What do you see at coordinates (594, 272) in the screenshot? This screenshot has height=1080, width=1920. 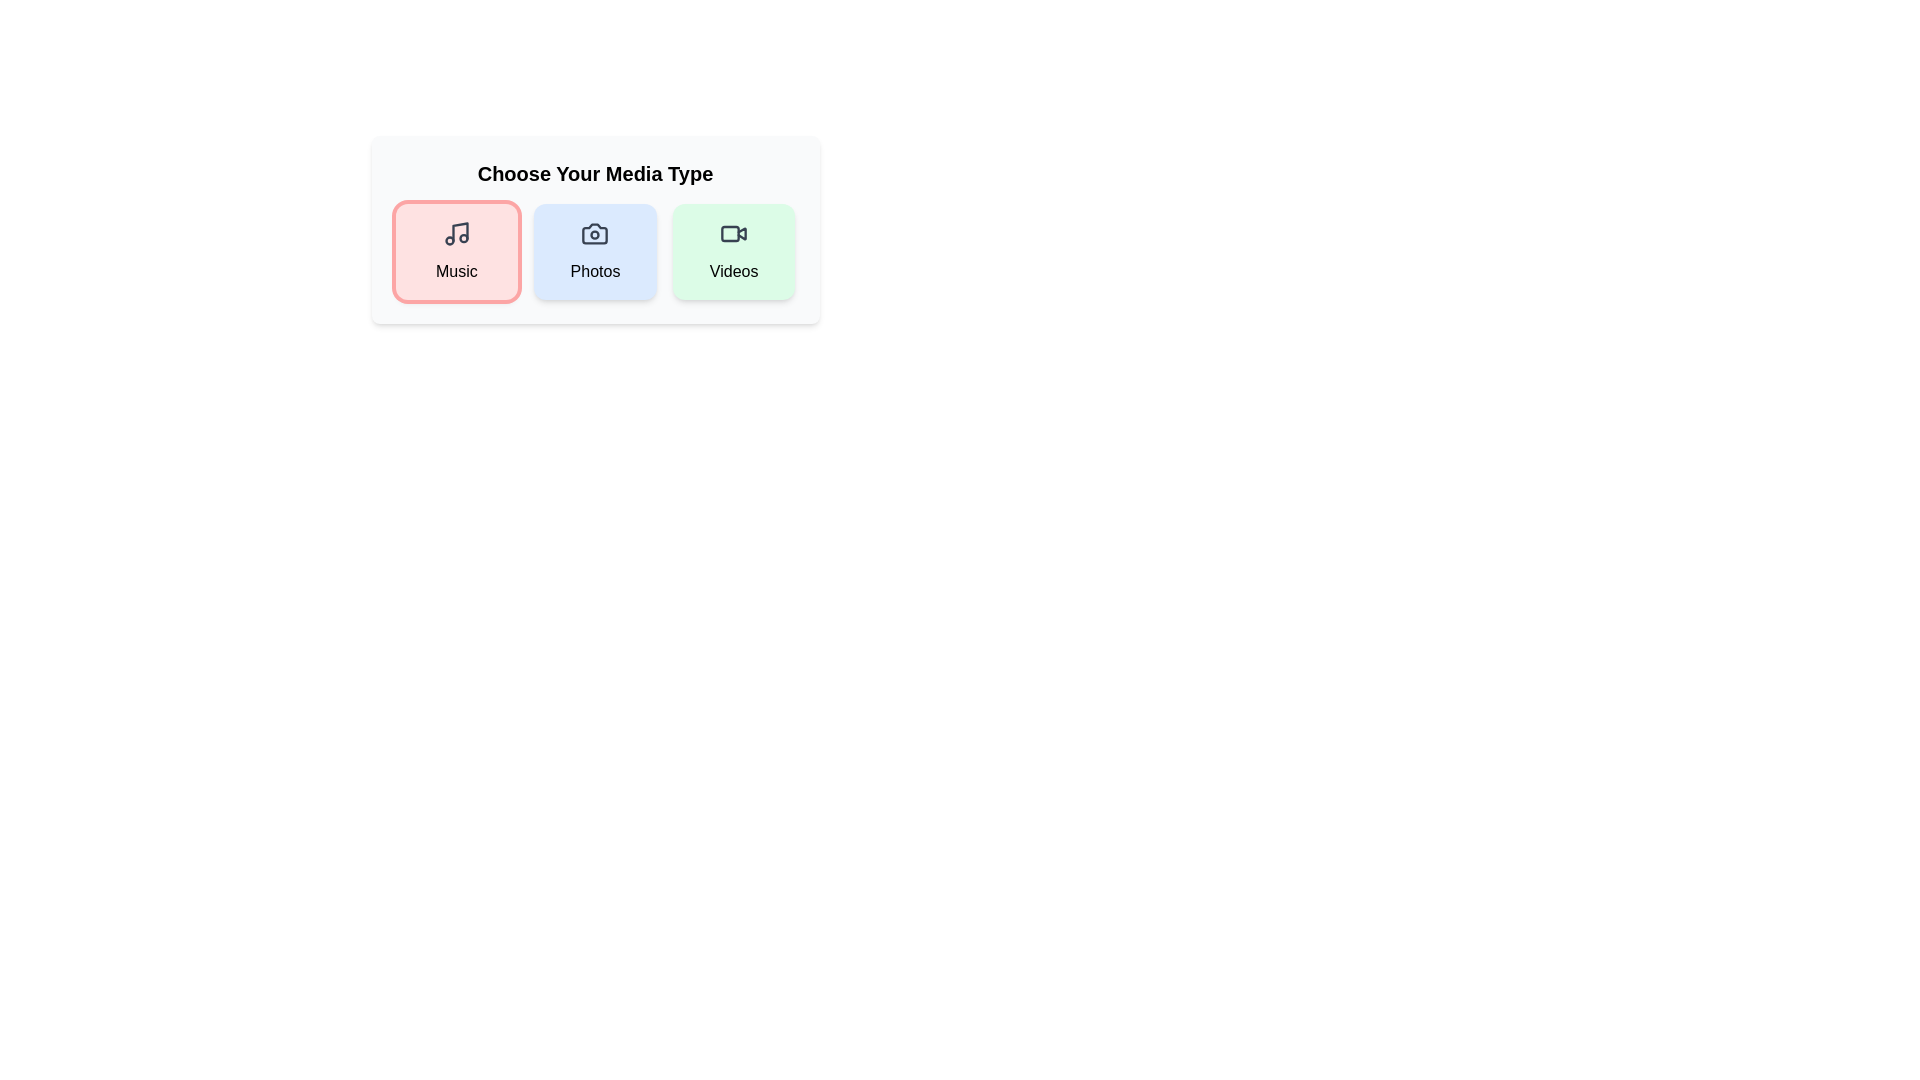 I see `the 'Photos' label, which indicates the section related to photos and is positioned in the center card of a three-card layout` at bounding box center [594, 272].